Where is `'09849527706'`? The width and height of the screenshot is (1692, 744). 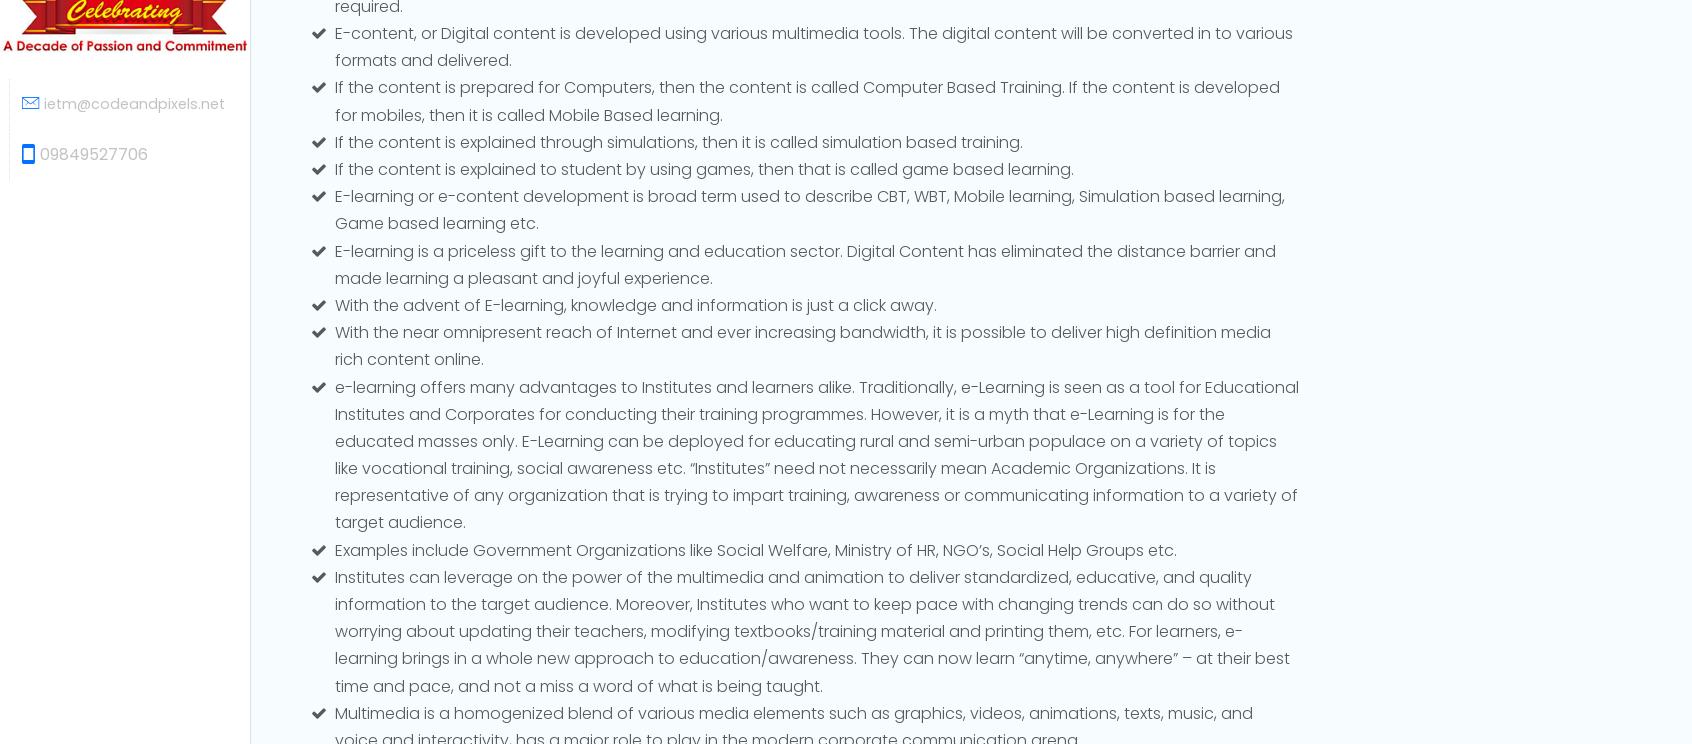 '09849527706' is located at coordinates (94, 39).